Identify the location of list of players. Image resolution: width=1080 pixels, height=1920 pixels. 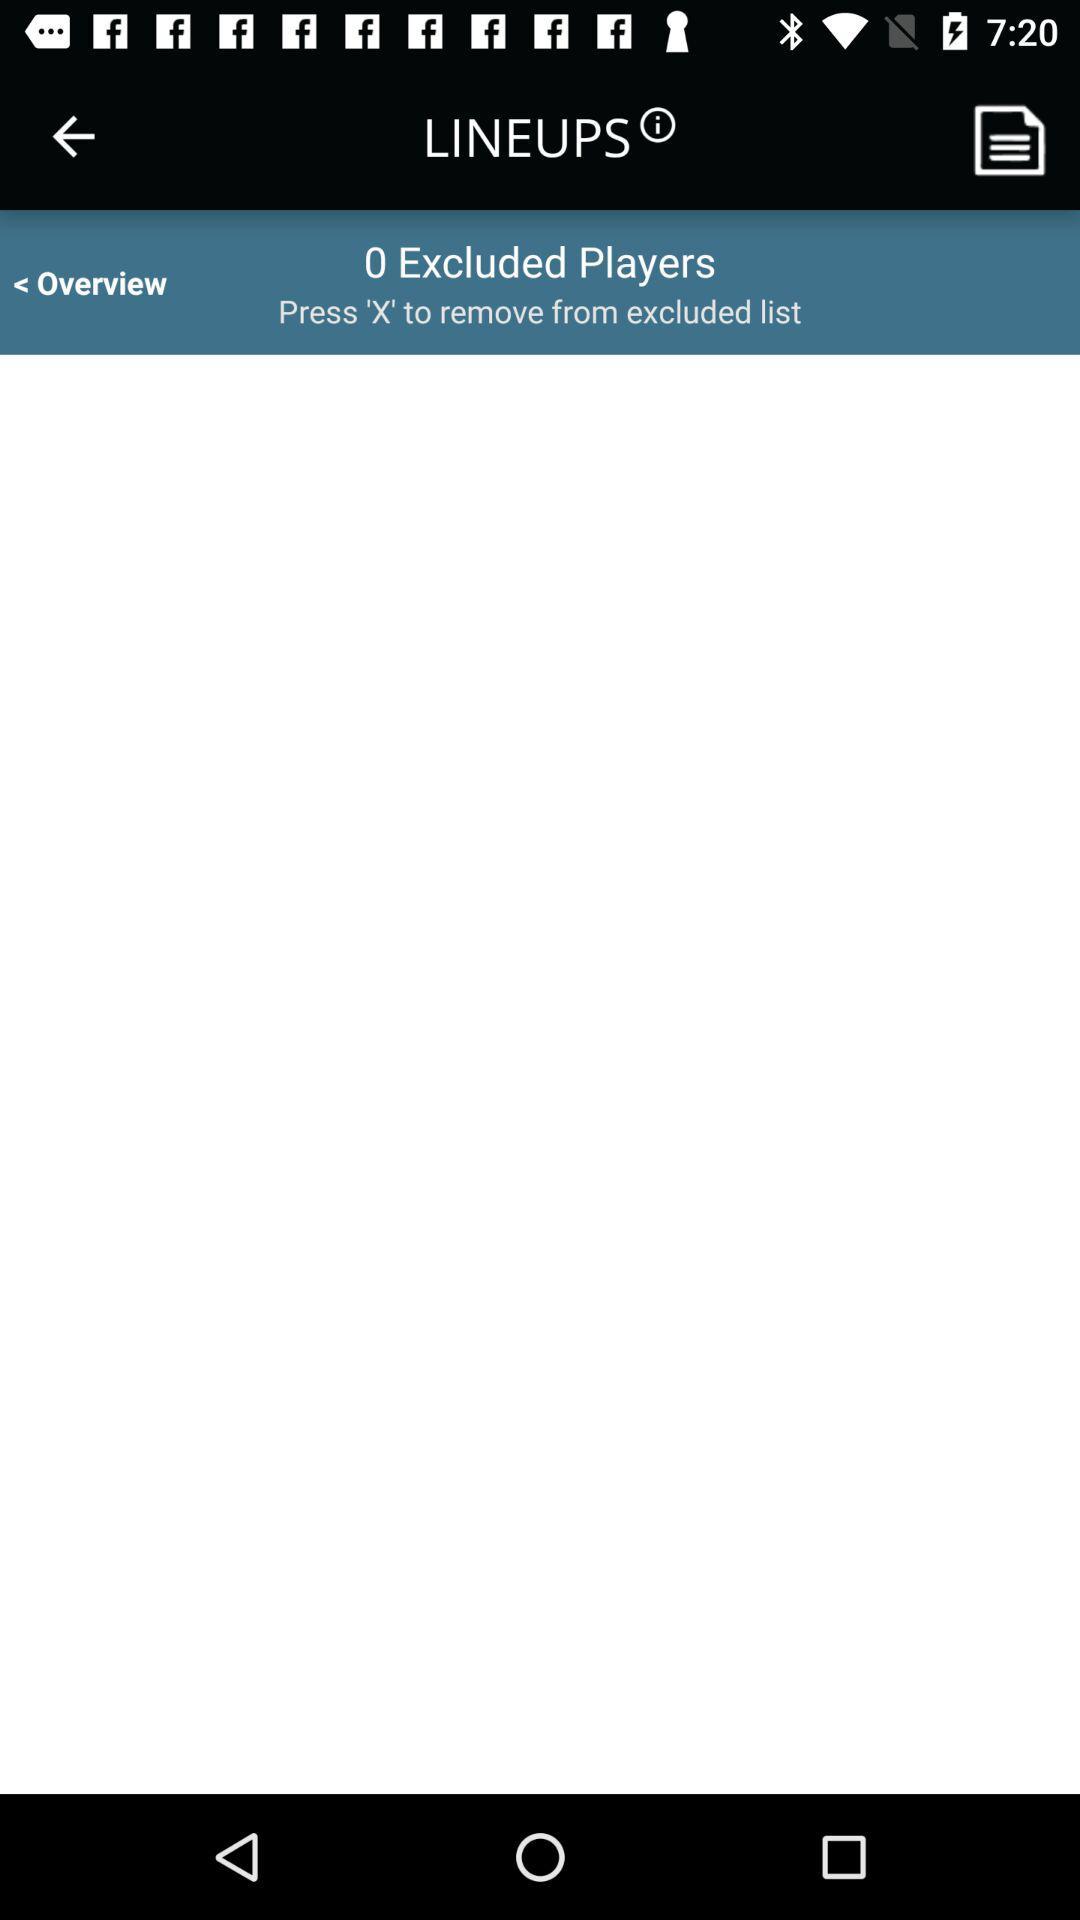
(1017, 135).